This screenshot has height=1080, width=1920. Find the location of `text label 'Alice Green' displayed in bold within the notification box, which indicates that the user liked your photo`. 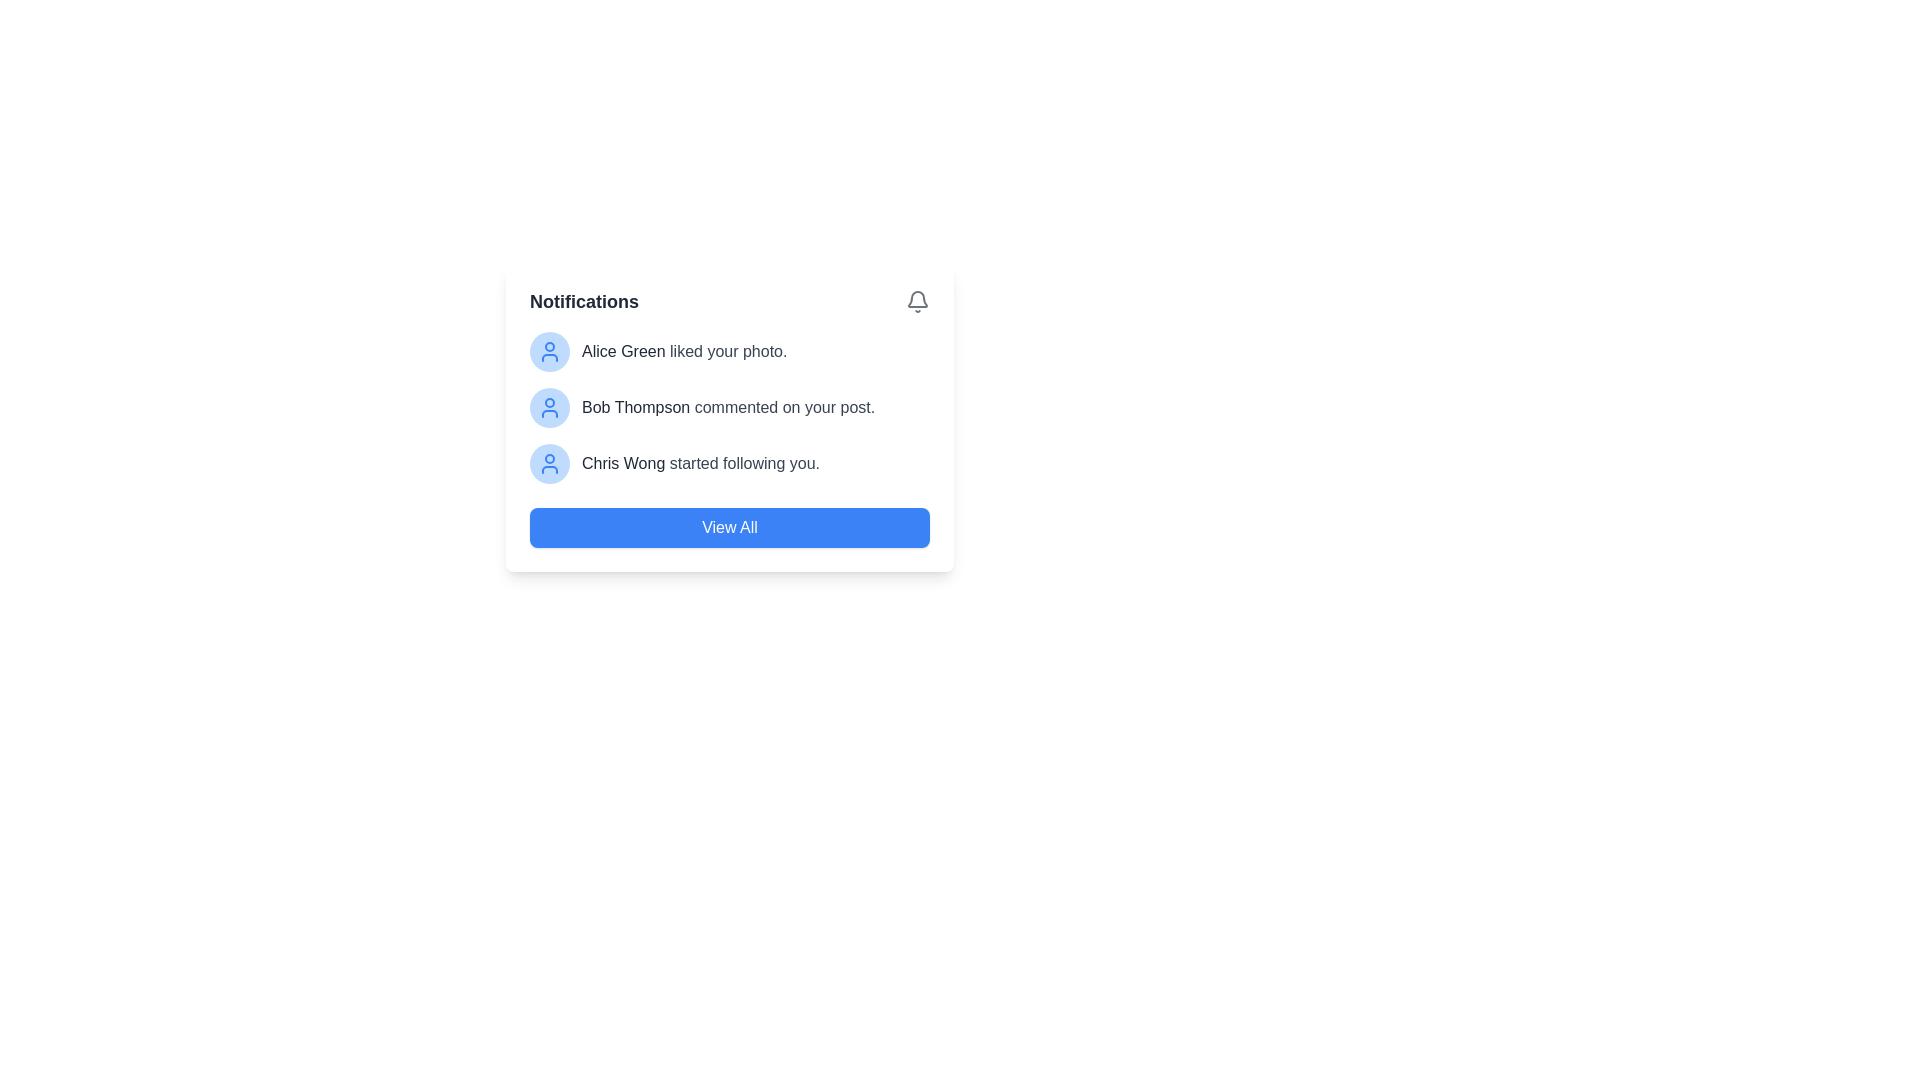

text label 'Alice Green' displayed in bold within the notification box, which indicates that the user liked your photo is located at coordinates (622, 350).